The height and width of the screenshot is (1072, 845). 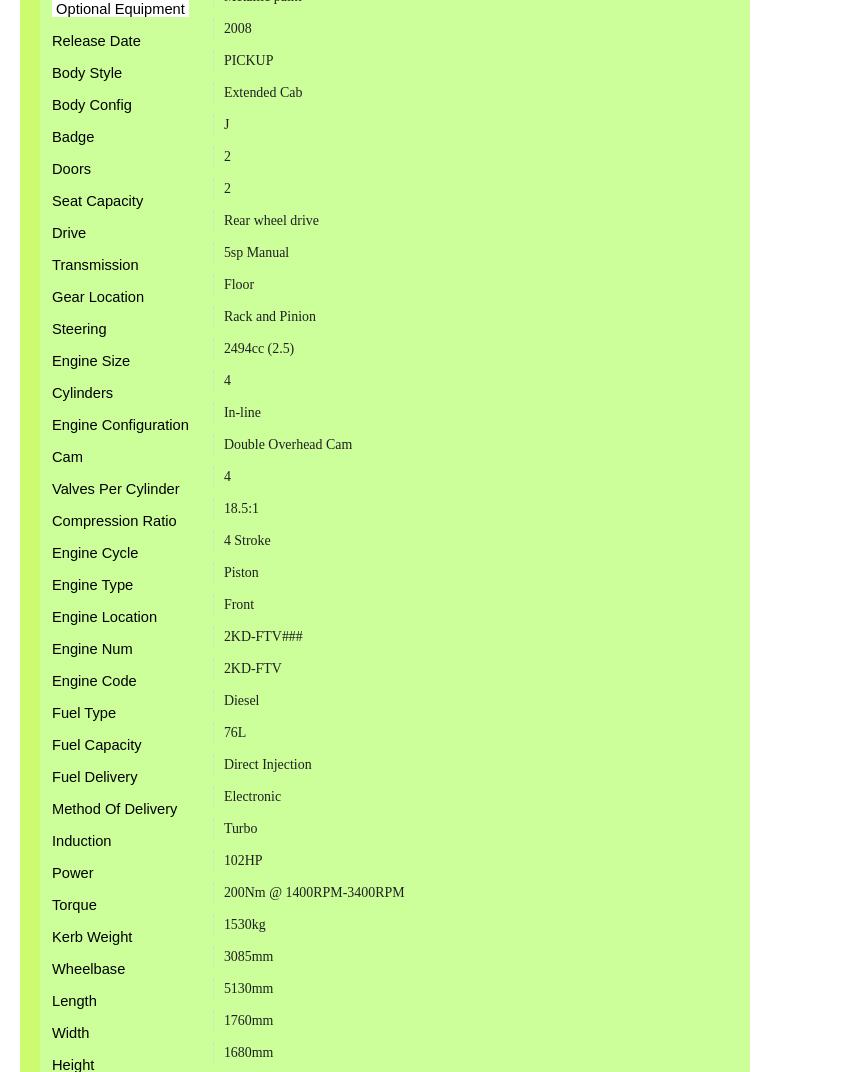 What do you see at coordinates (221, 667) in the screenshot?
I see `'2KD-FTV'` at bounding box center [221, 667].